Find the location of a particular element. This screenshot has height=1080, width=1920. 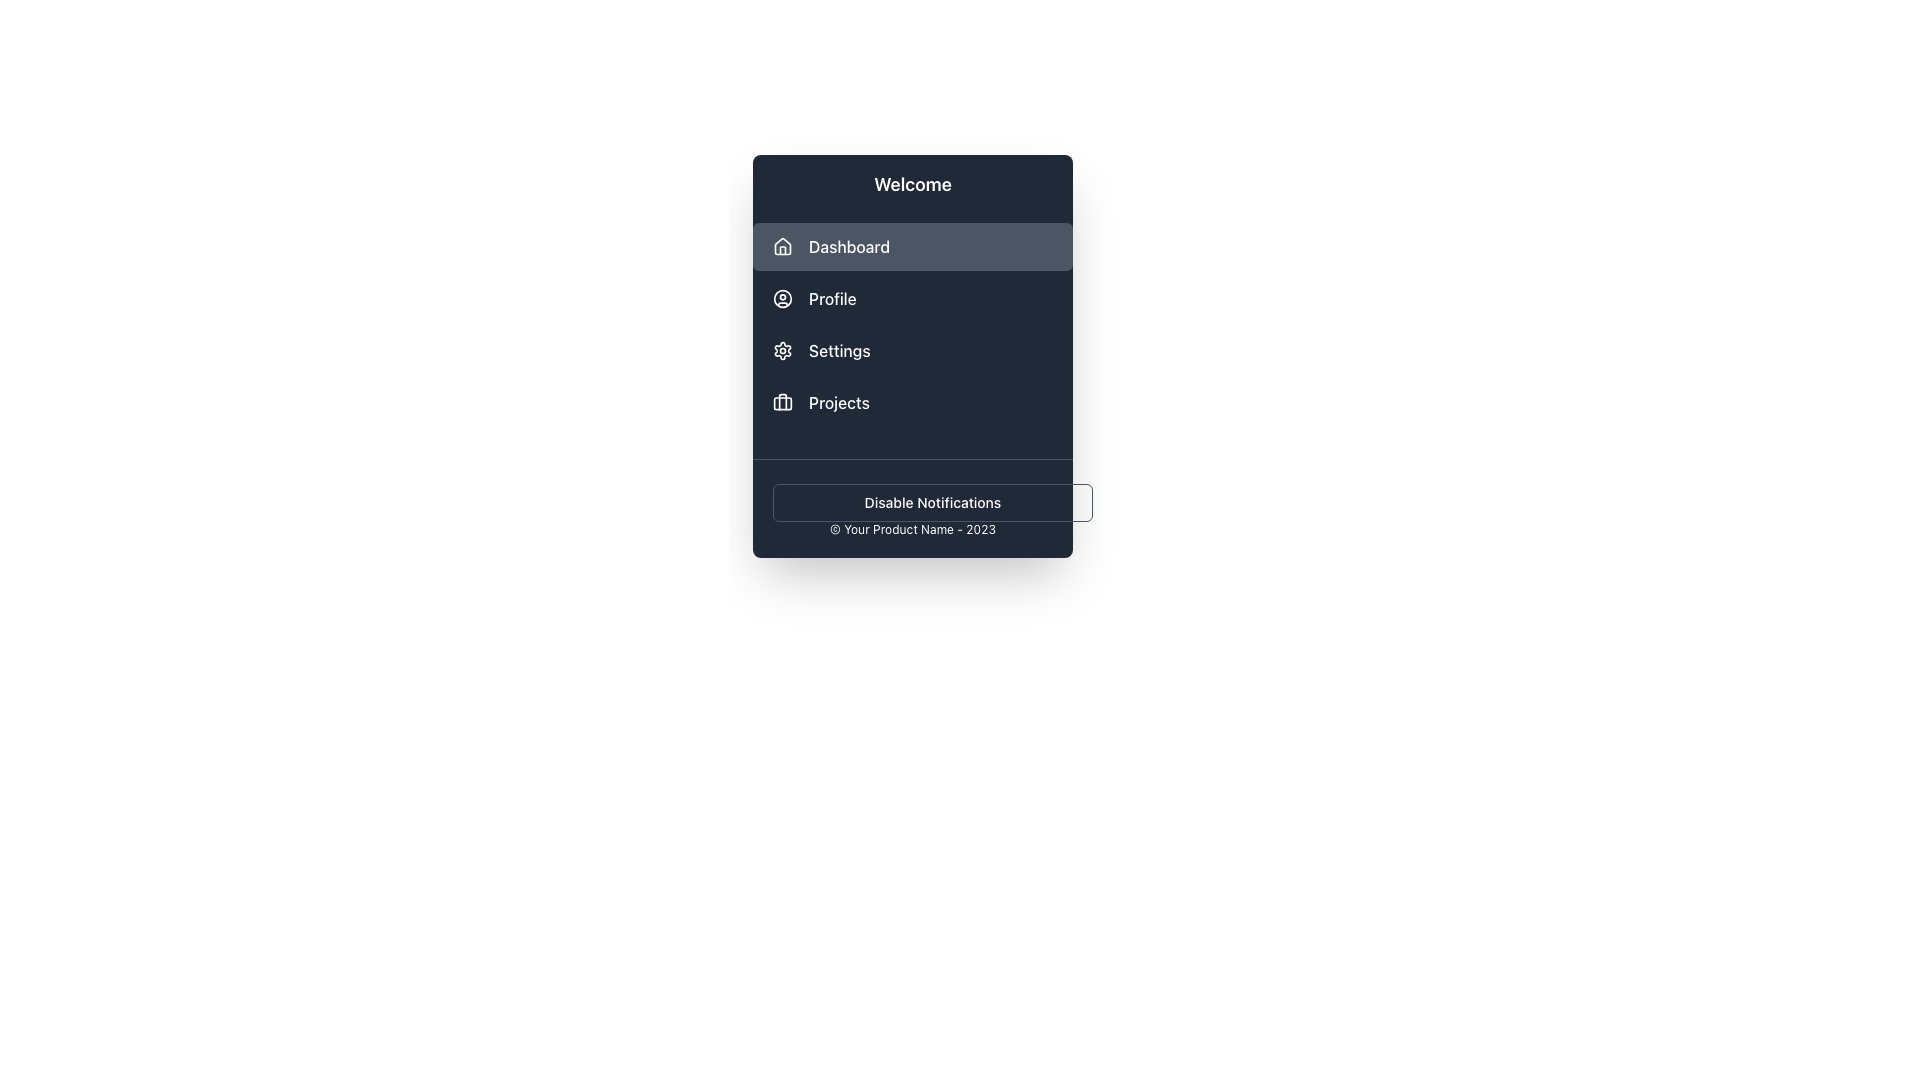

the briefcase icon located to the left of the 'Projects' label in the menu is located at coordinates (781, 402).